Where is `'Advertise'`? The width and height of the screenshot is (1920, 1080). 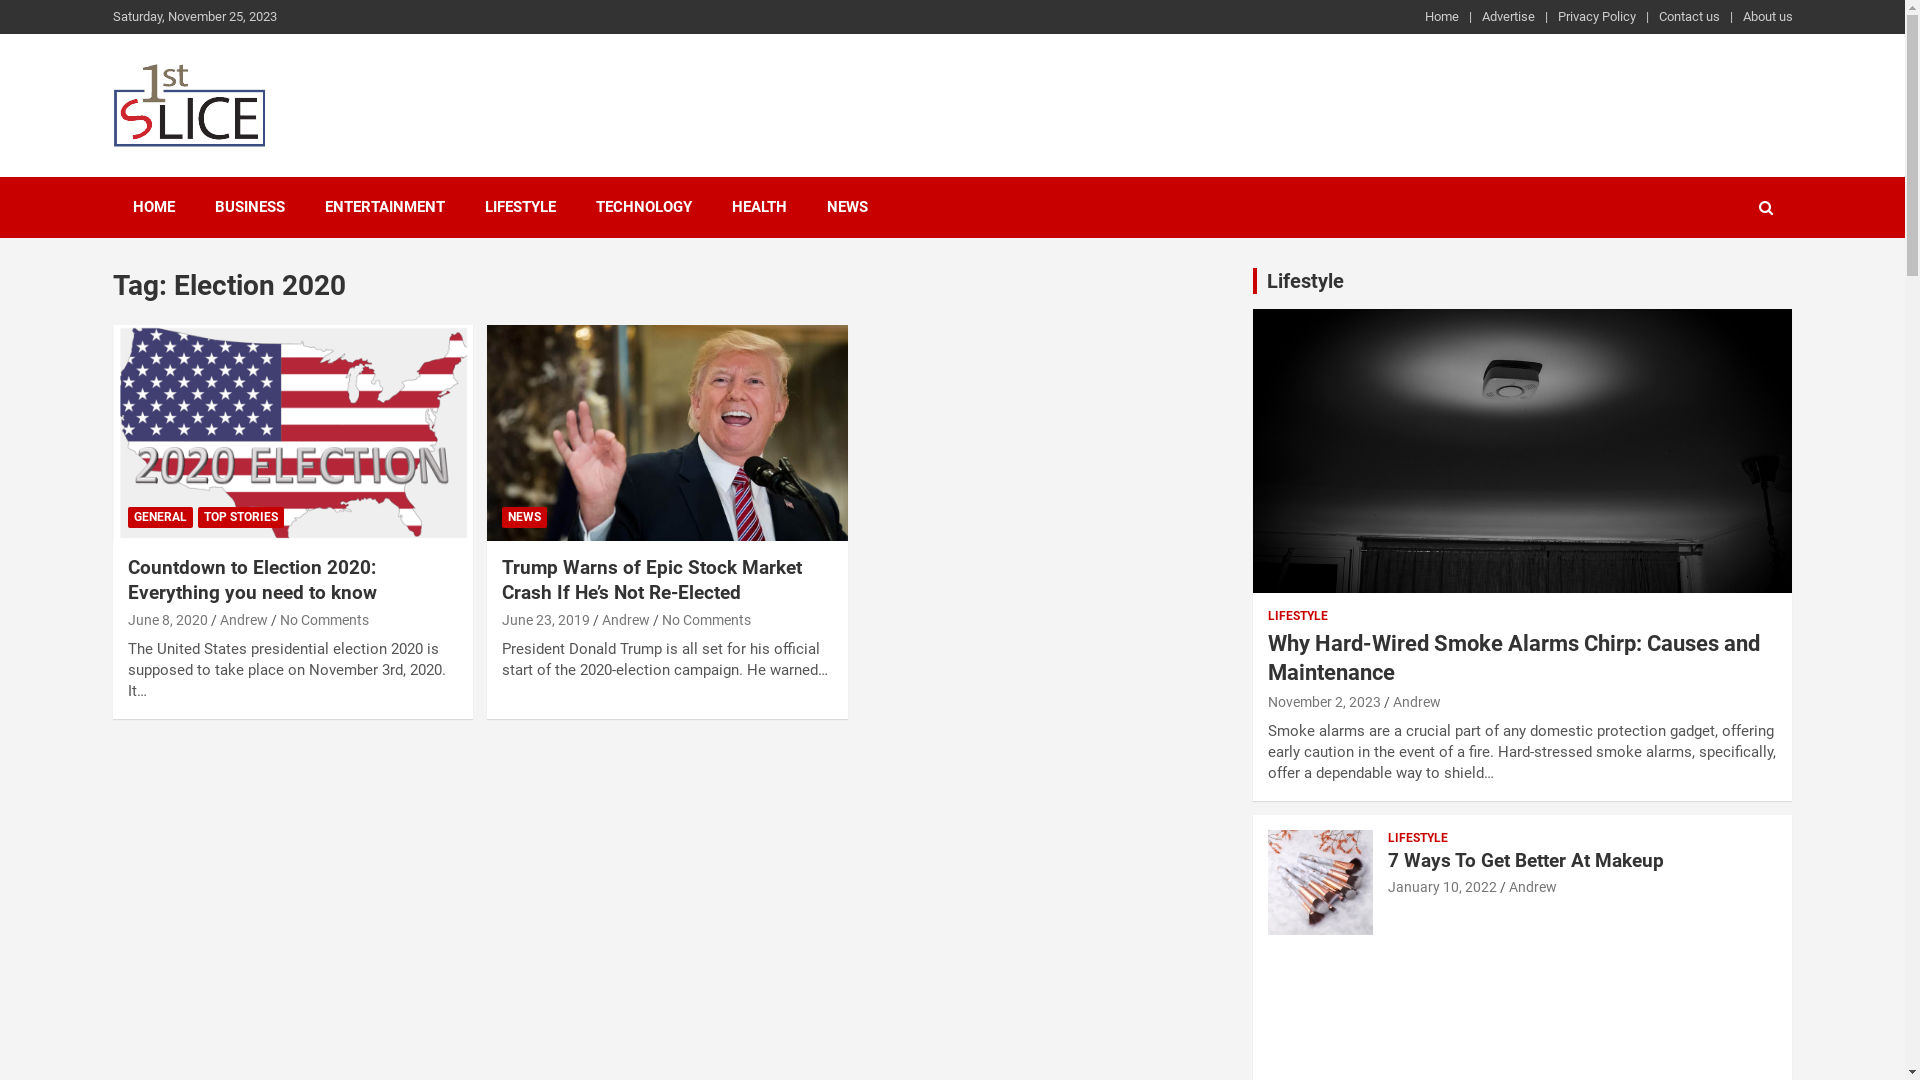
'Advertise' is located at coordinates (1508, 16).